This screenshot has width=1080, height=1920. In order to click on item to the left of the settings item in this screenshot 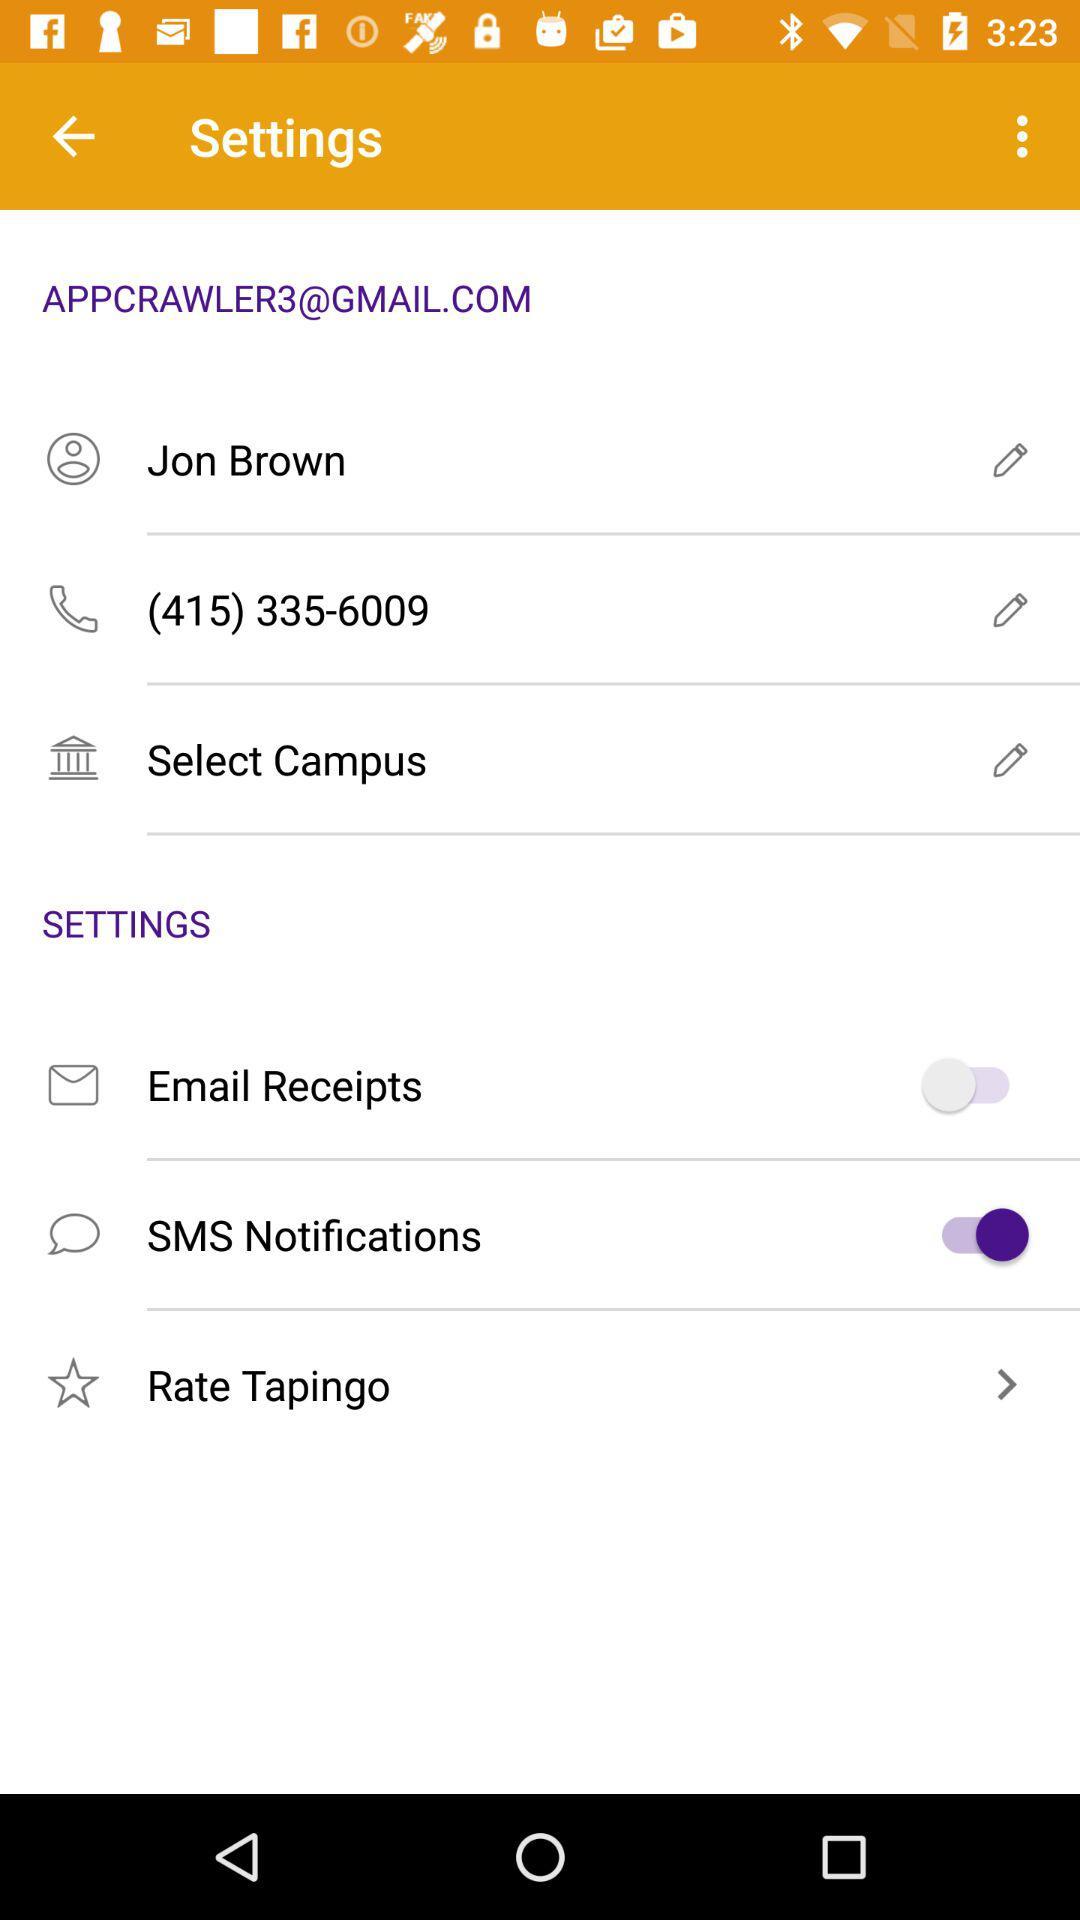, I will do `click(72, 135)`.